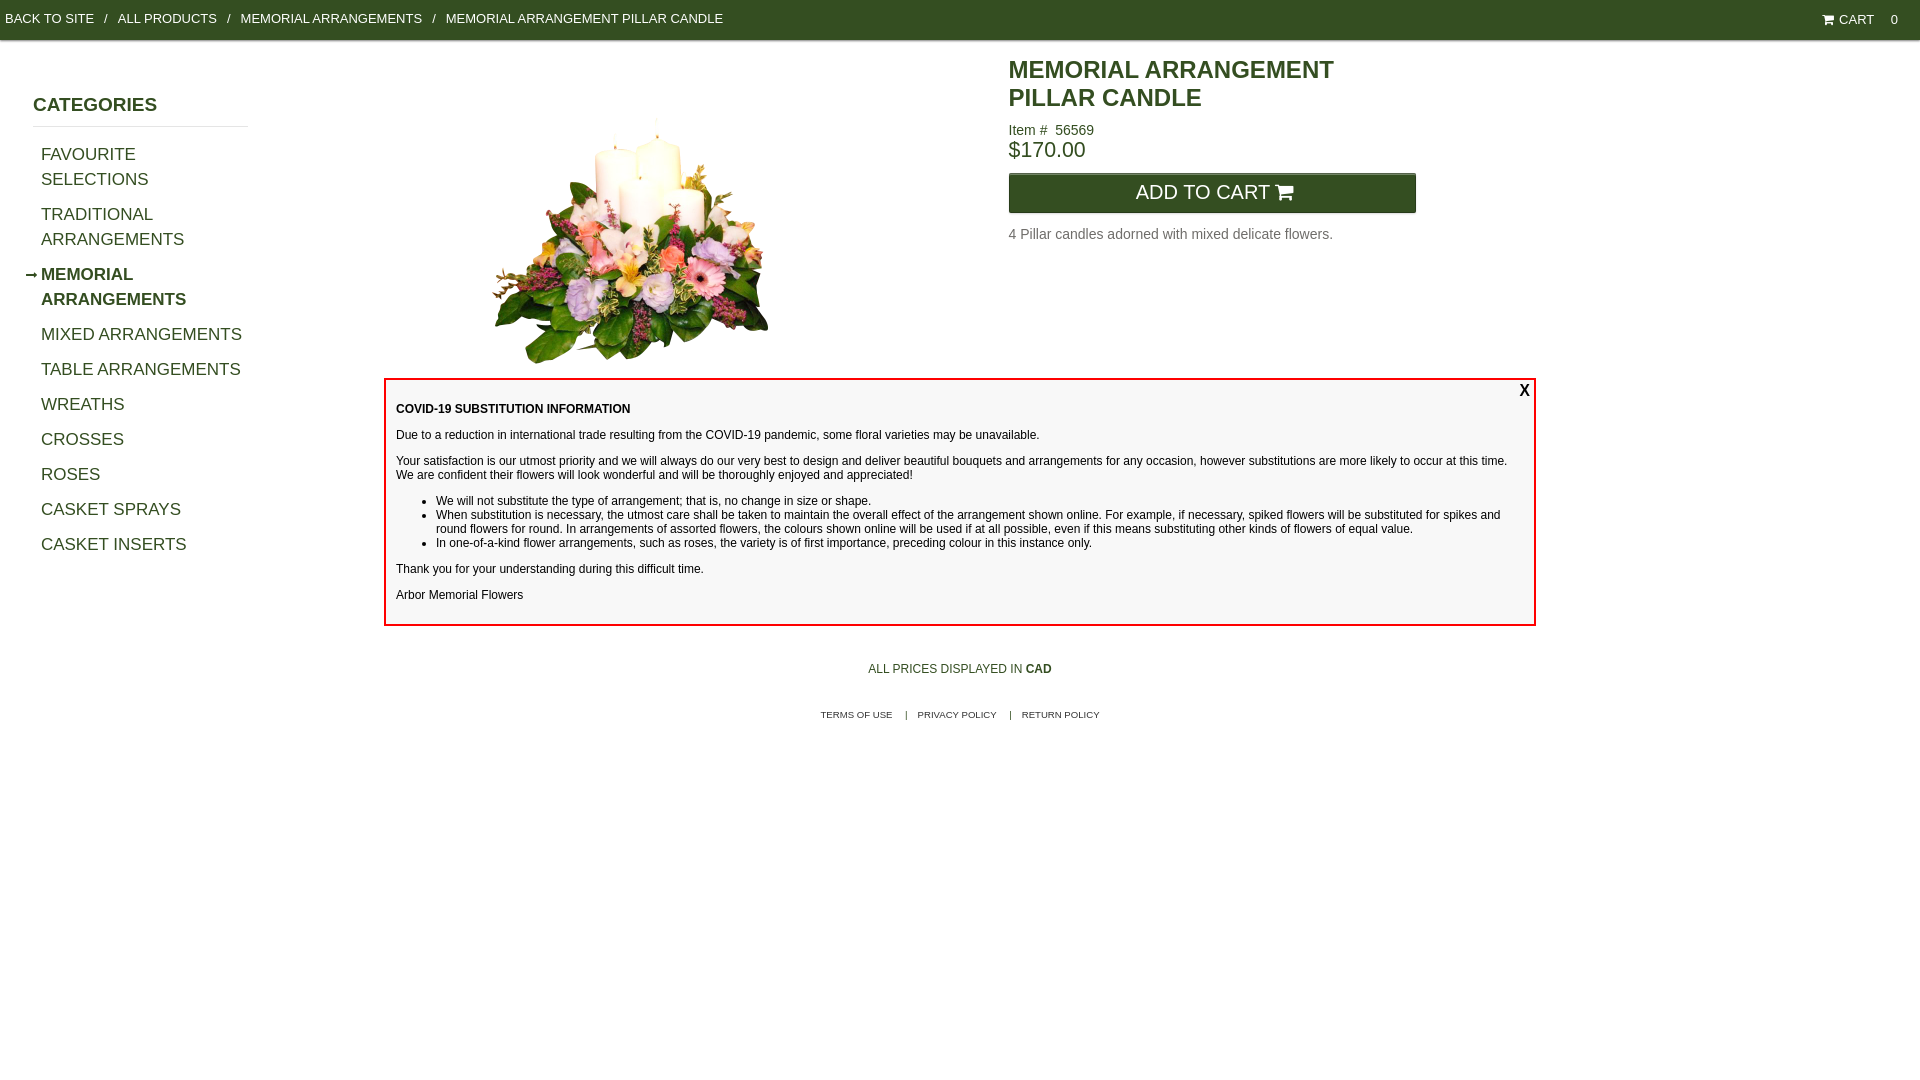 The height and width of the screenshot is (1080, 1920). What do you see at coordinates (94, 165) in the screenshot?
I see `'FAVOURITE SELECTIONS'` at bounding box center [94, 165].